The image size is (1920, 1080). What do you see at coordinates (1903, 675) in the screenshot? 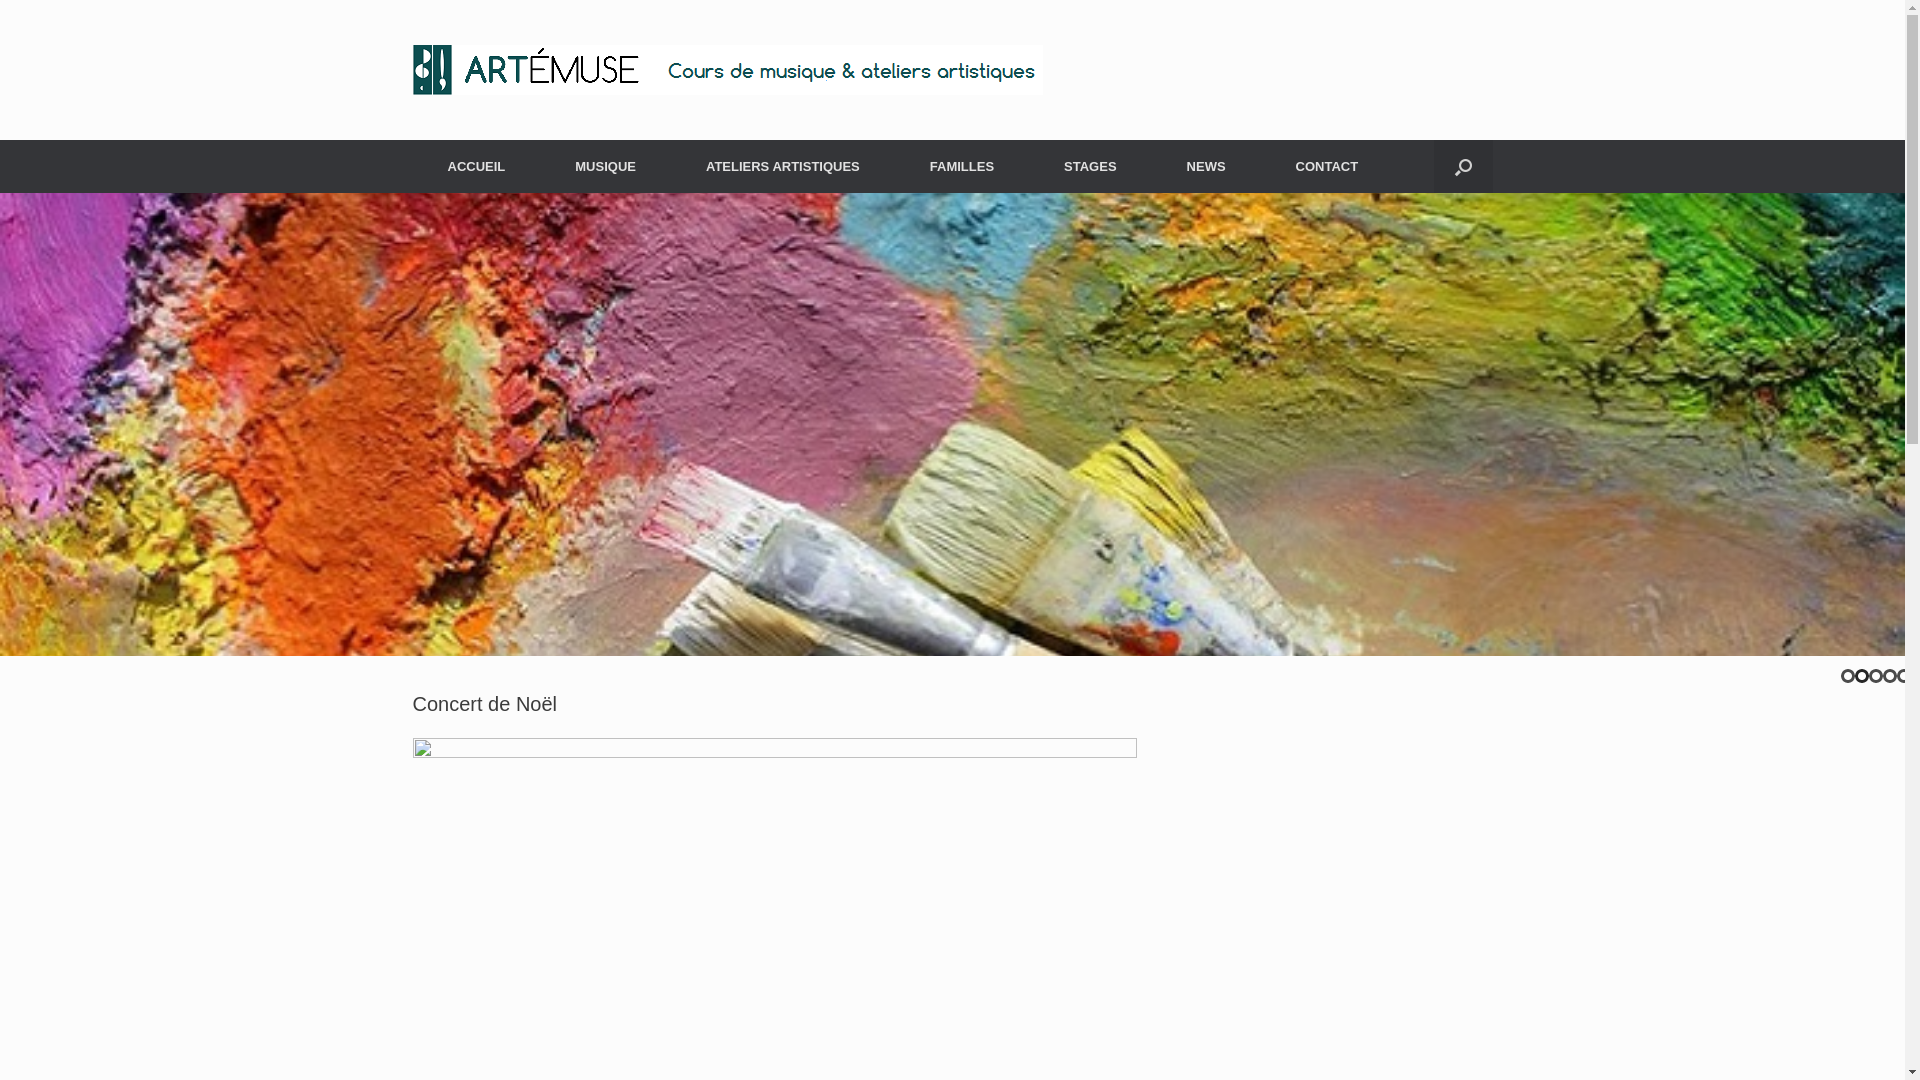
I see `'5'` at bounding box center [1903, 675].